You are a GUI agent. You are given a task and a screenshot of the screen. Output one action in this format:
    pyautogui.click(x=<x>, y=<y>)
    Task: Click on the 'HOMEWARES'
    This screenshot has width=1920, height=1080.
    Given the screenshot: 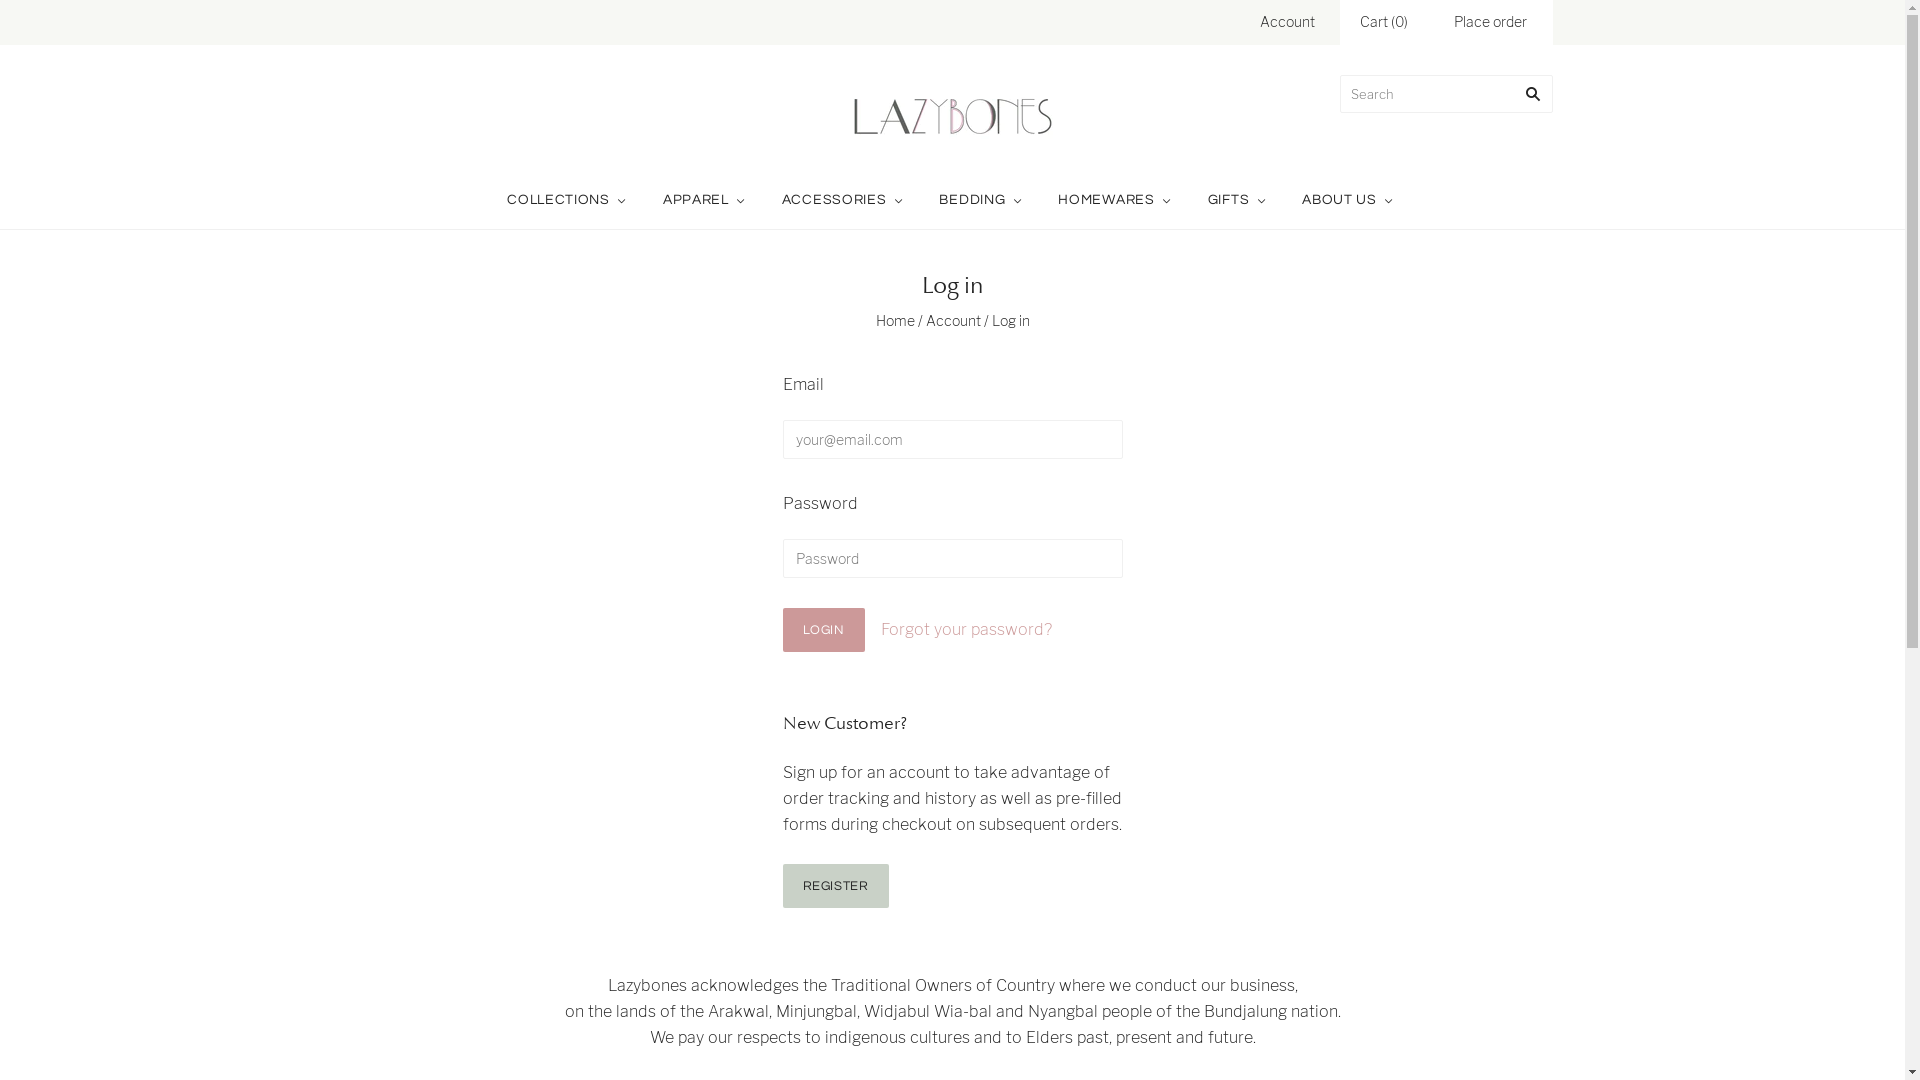 What is the action you would take?
    pyautogui.click(x=1040, y=200)
    